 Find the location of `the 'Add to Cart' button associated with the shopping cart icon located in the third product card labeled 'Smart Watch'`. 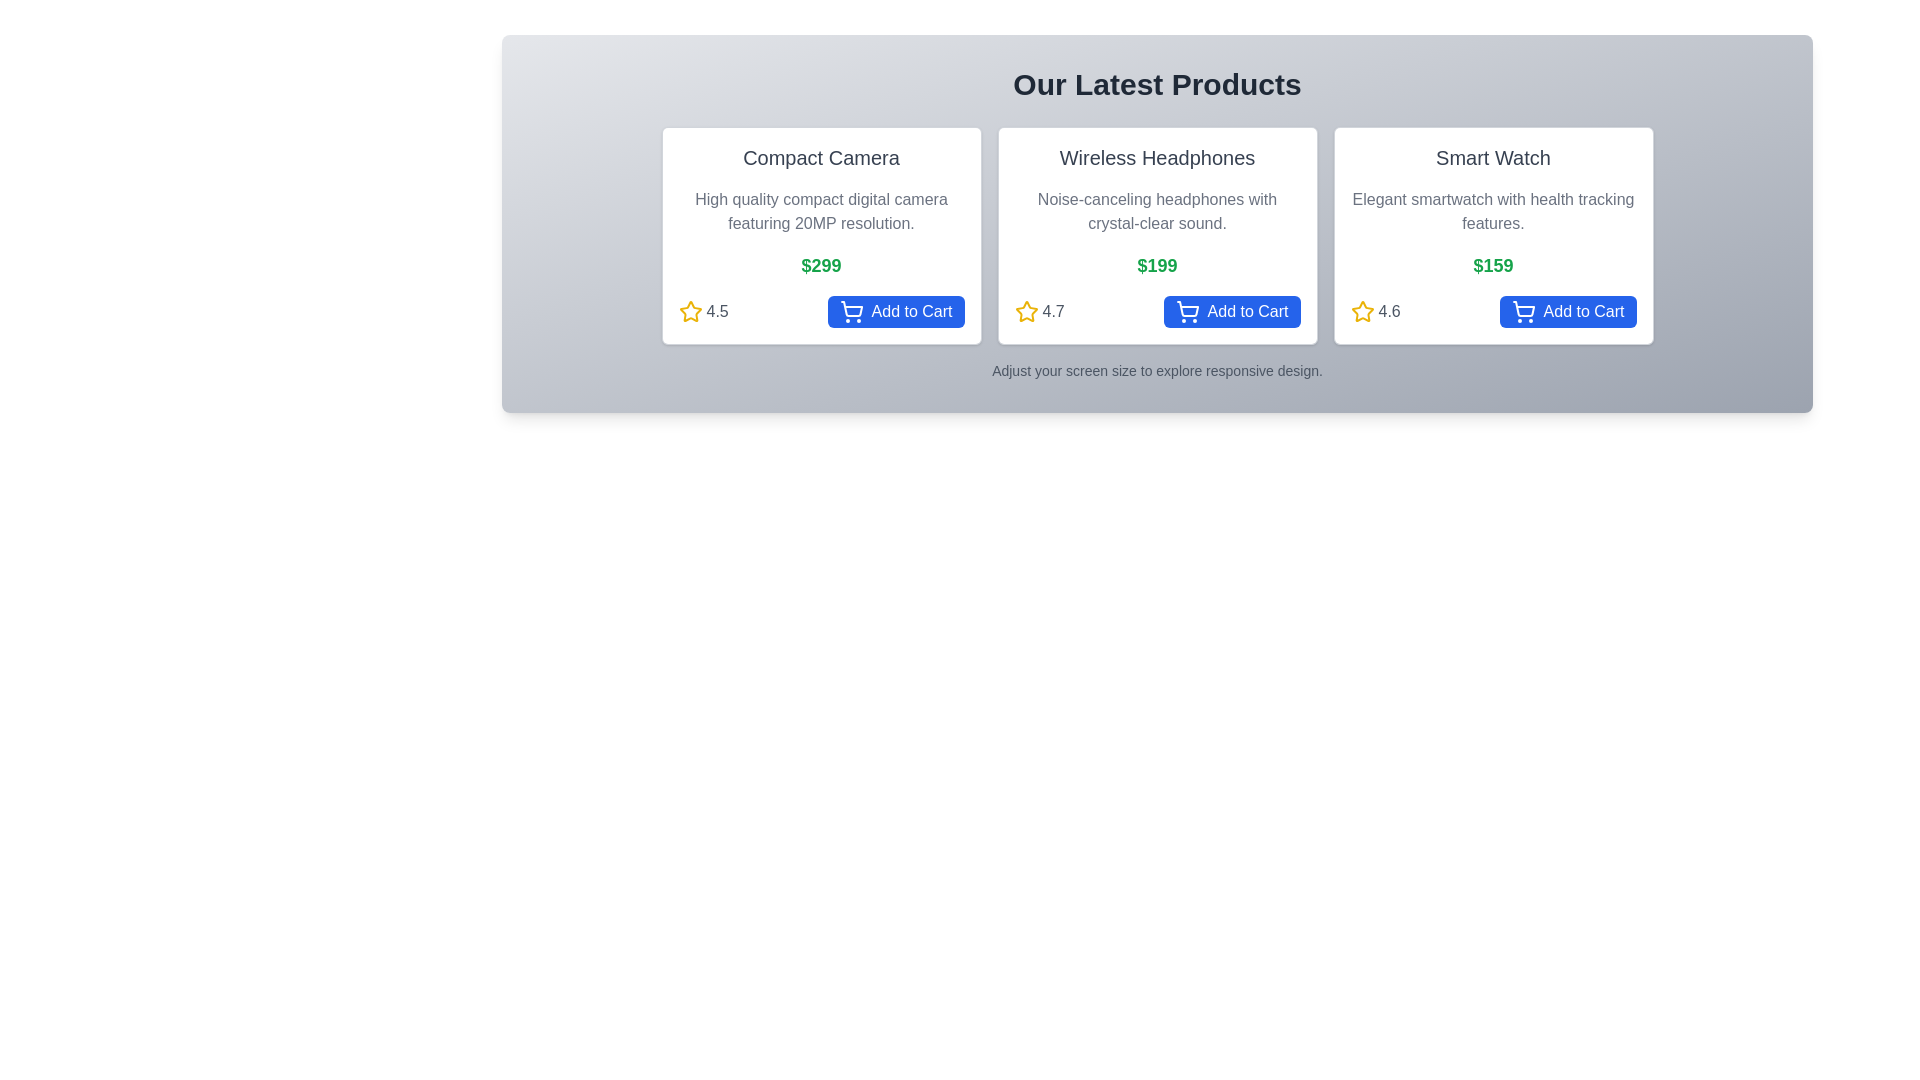

the 'Add to Cart' button associated with the shopping cart icon located in the third product card labeled 'Smart Watch' is located at coordinates (1522, 309).